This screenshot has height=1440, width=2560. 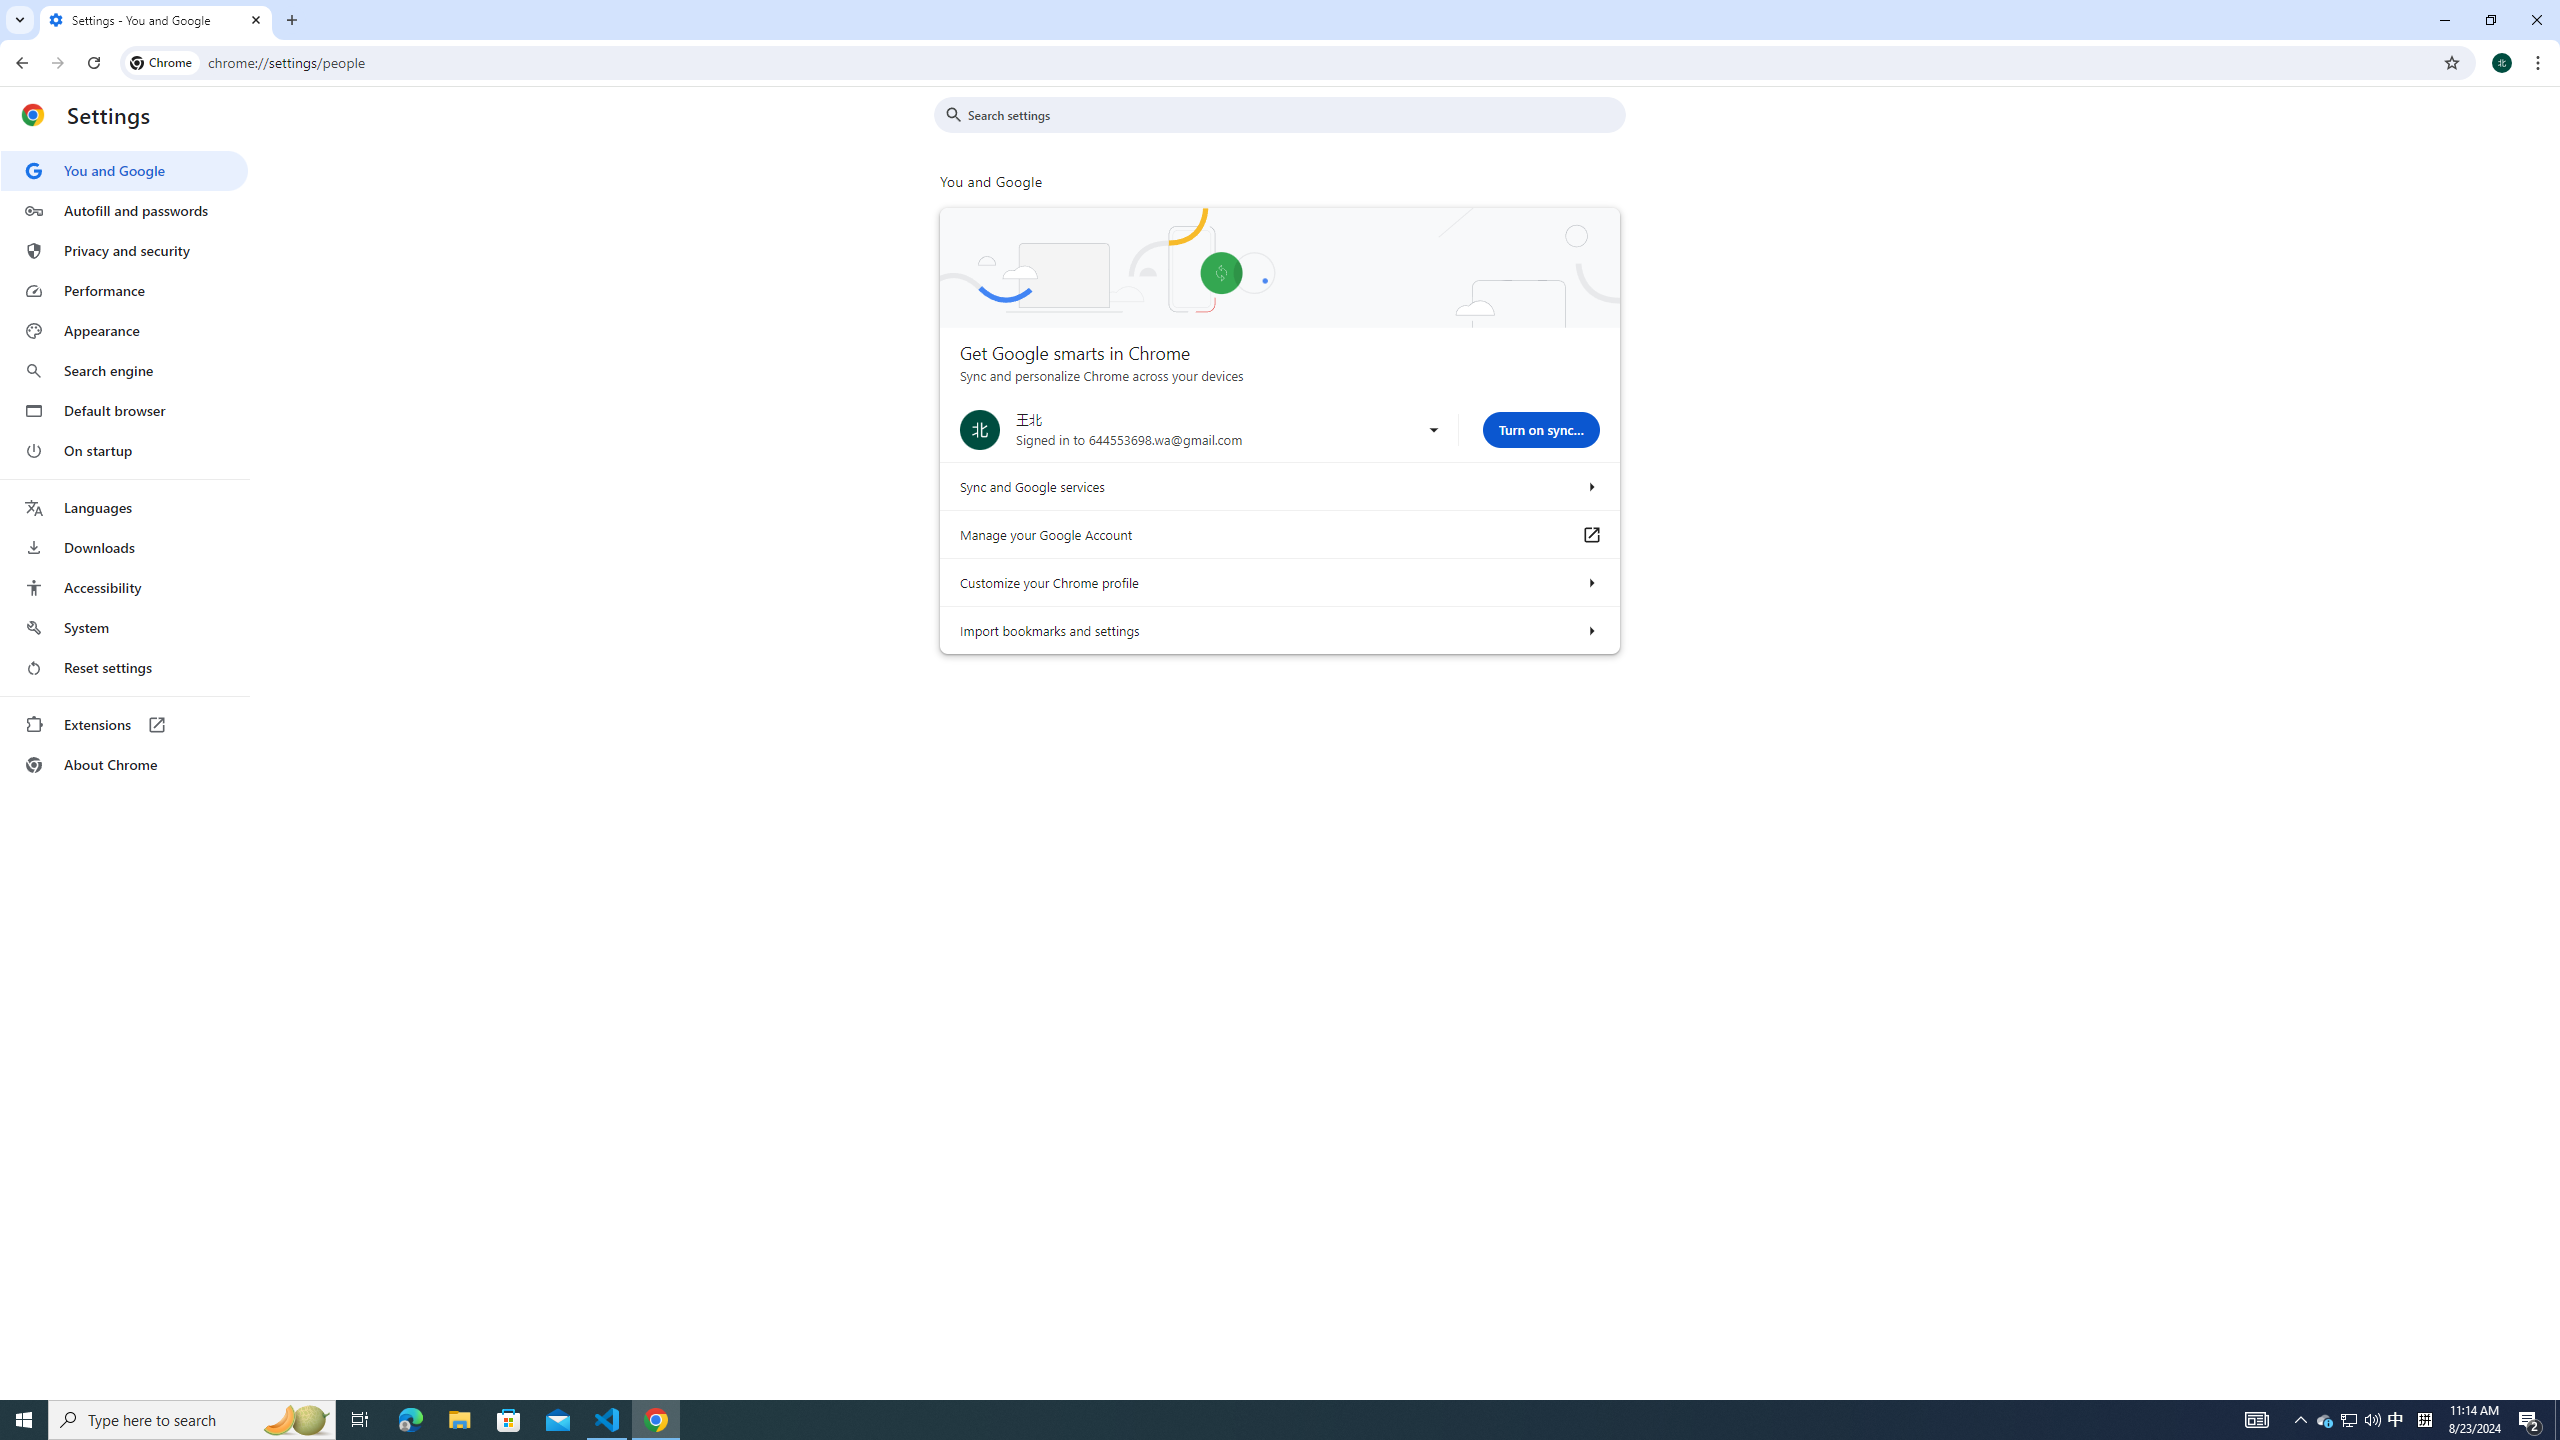 What do you see at coordinates (123, 410) in the screenshot?
I see `'Default browser'` at bounding box center [123, 410].